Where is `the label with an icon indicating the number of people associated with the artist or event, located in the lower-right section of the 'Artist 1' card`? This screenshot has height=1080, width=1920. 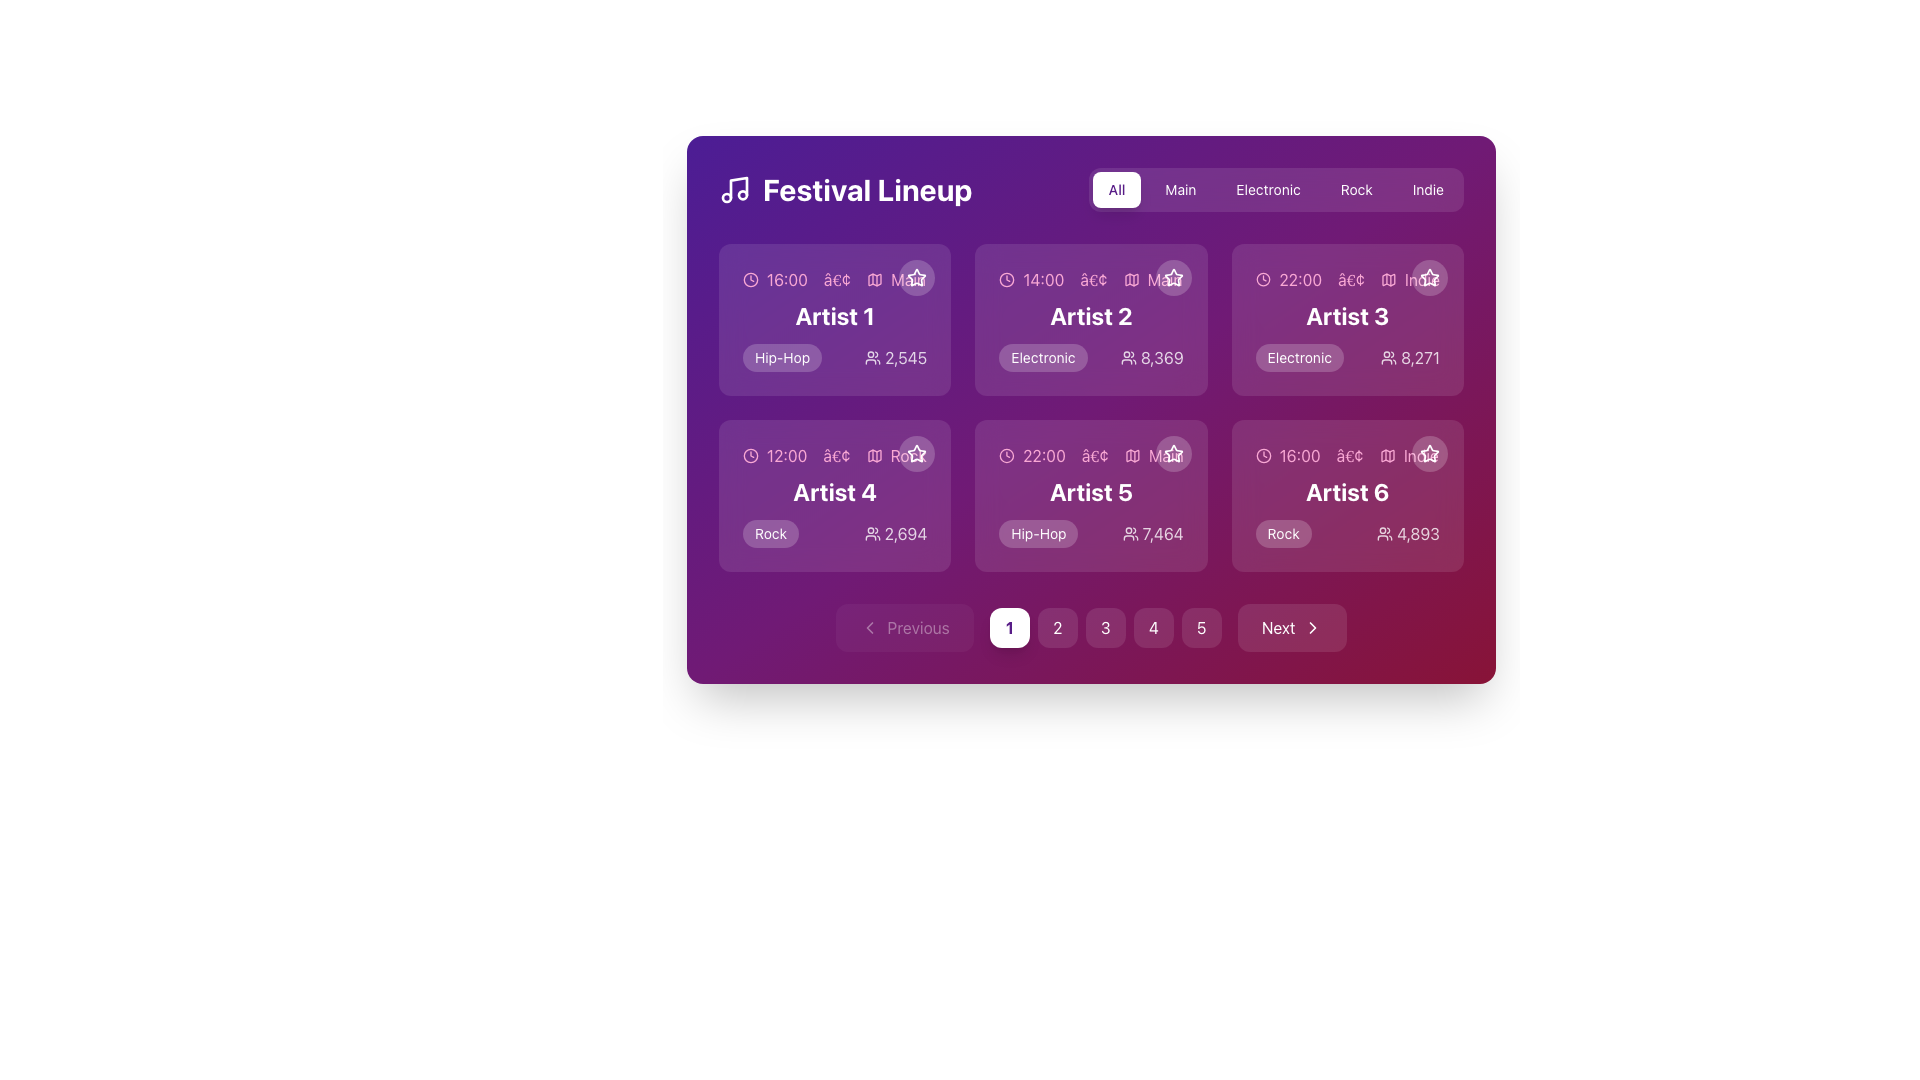 the label with an icon indicating the number of people associated with the artist or event, located in the lower-right section of the 'Artist 1' card is located at coordinates (895, 357).